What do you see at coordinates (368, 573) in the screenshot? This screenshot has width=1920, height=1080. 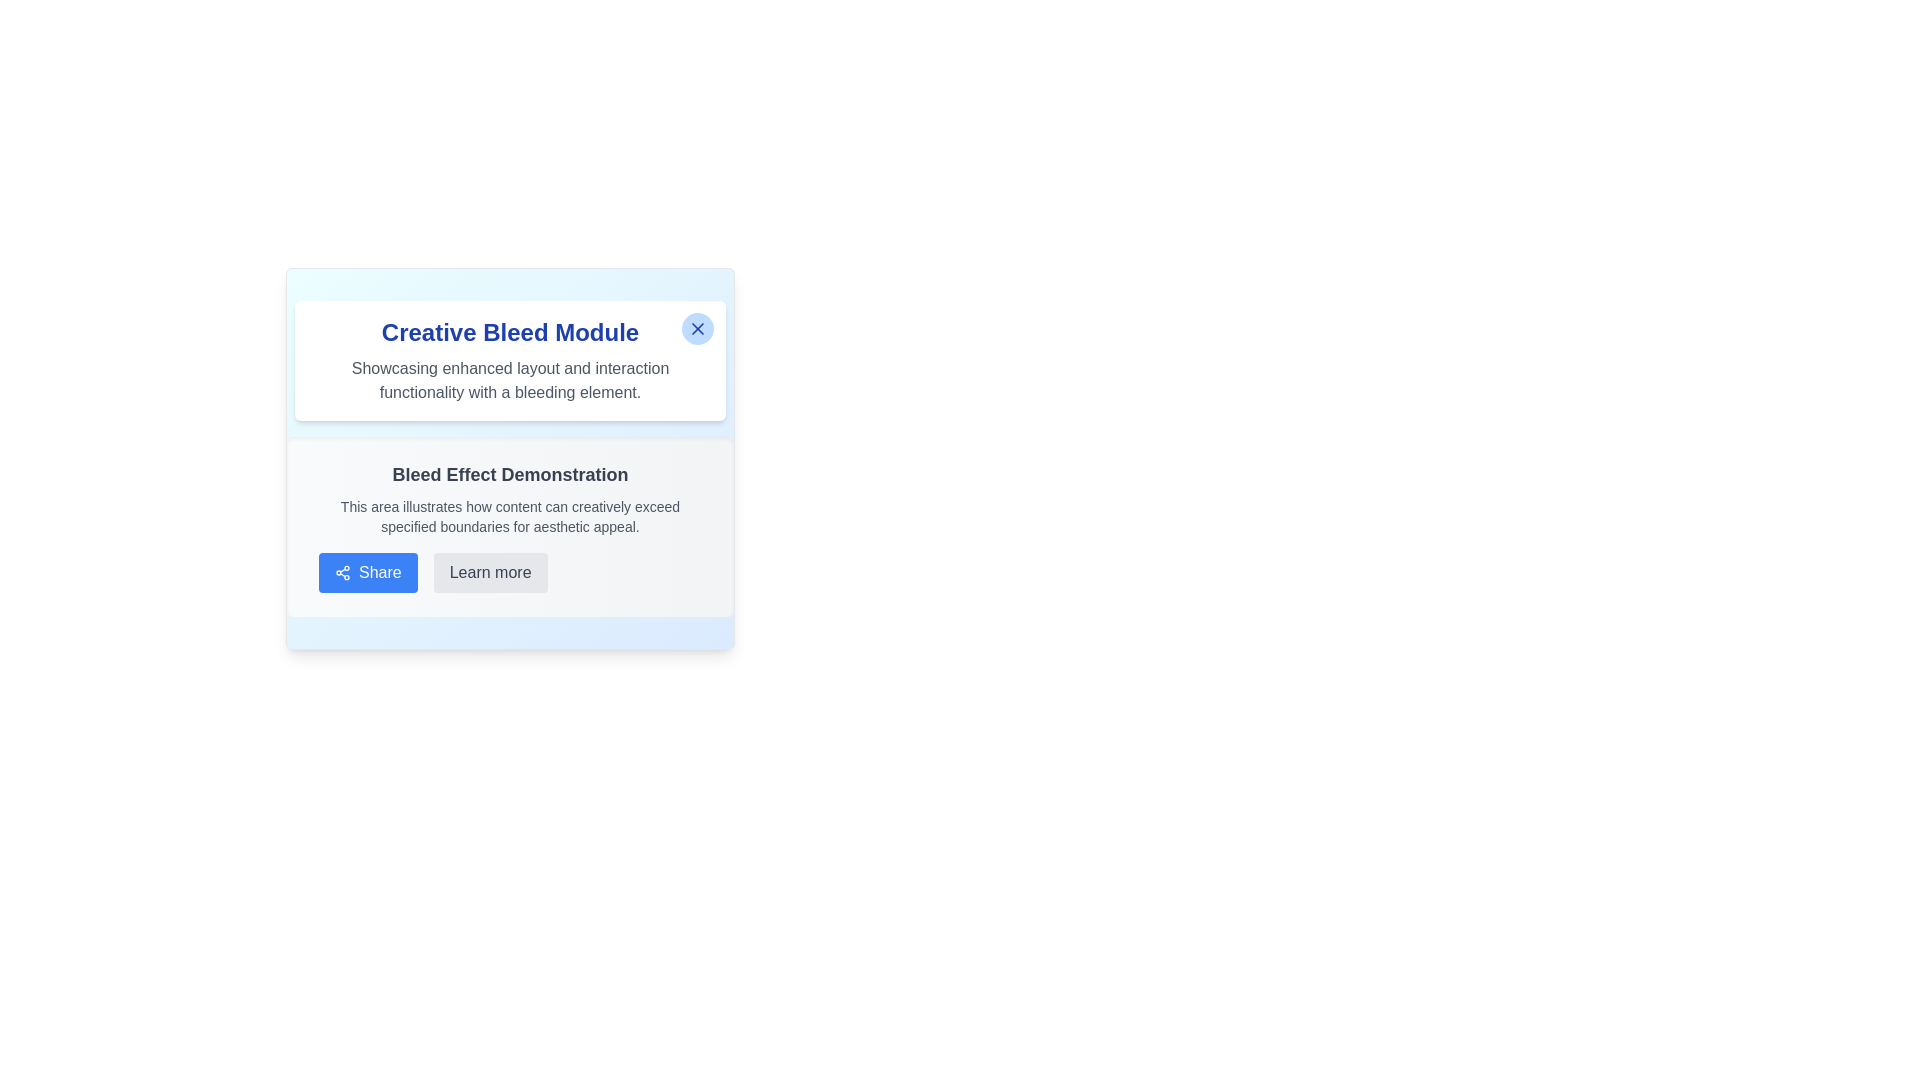 I see `the share button, which is the leftmost button in a horizontal arrangement at the bottom-left corner of the dialog box, to observe the hover effect` at bounding box center [368, 573].